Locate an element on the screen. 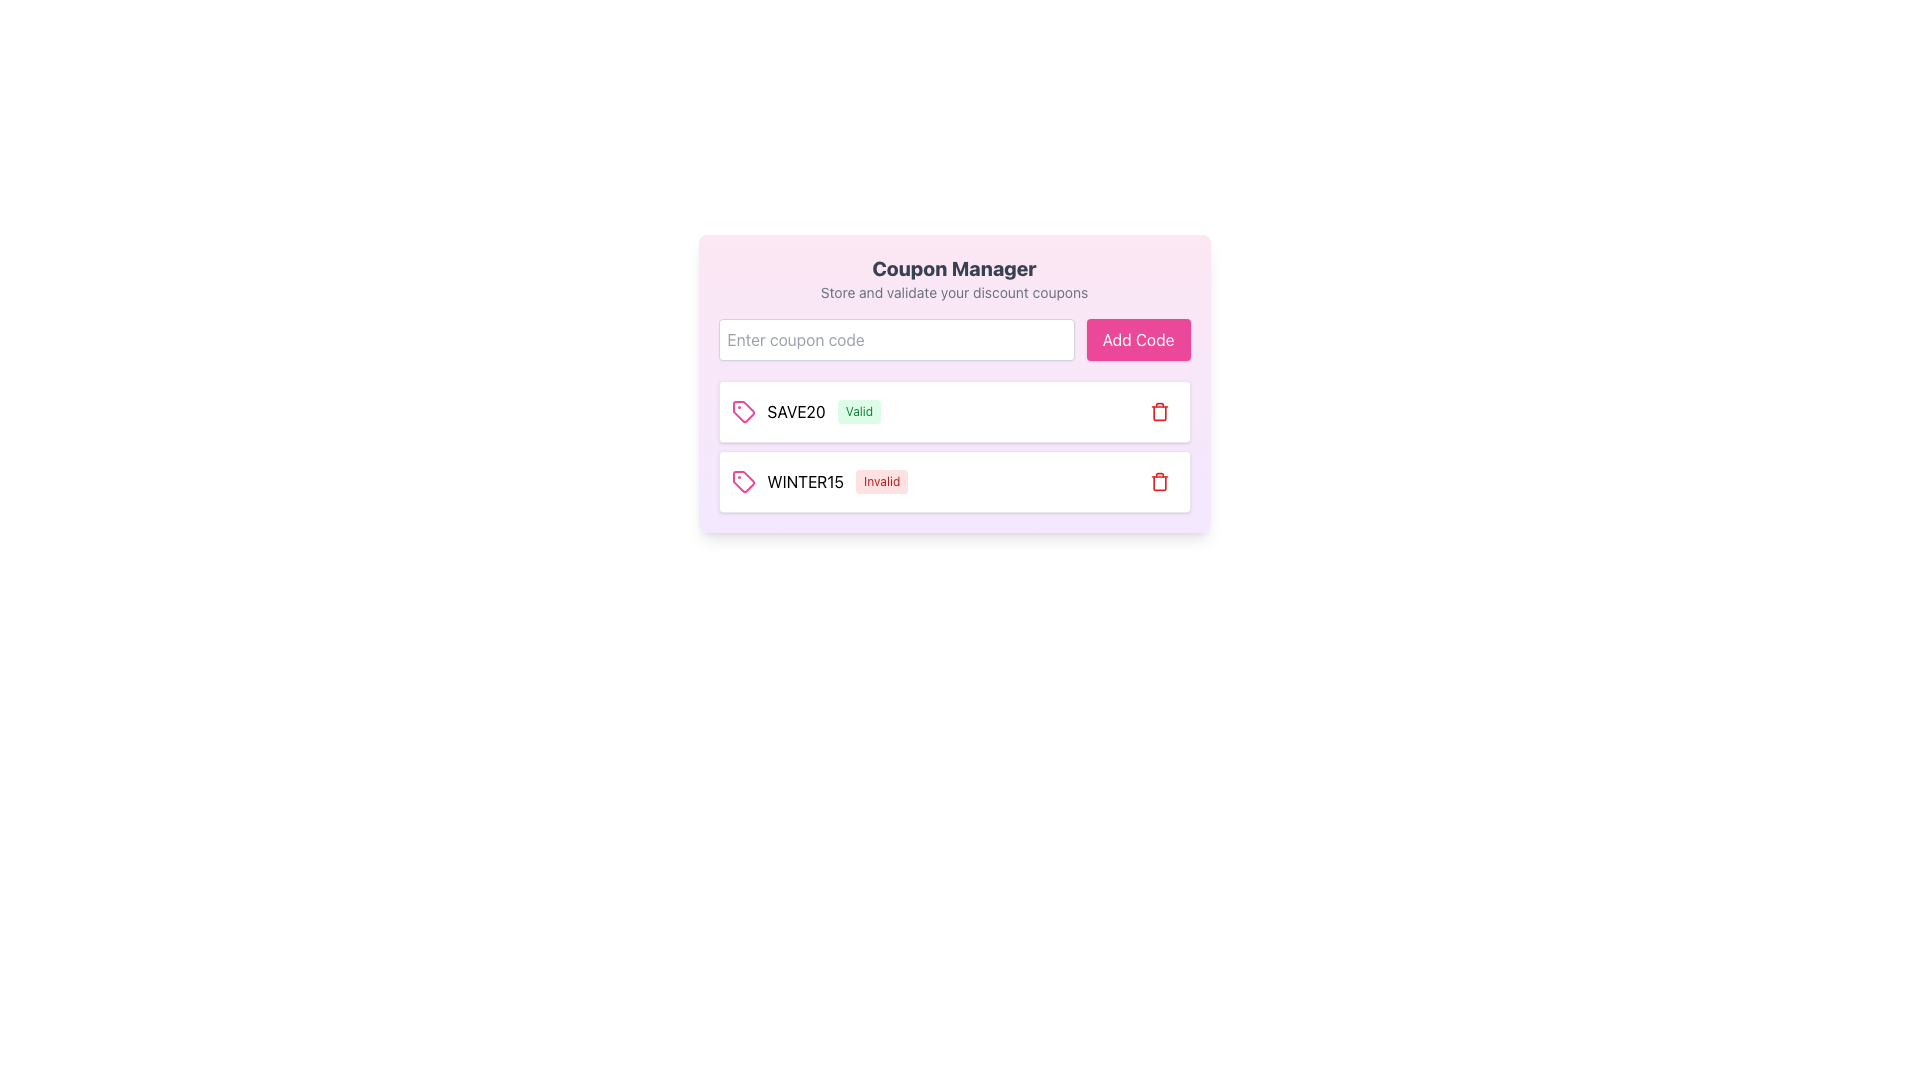 The image size is (1920, 1080). the curved rectangular shape resembling a trash can within the delete button's SVG icon, located on the right side of the second row of coupons near the 'WINTER15' code label is located at coordinates (1159, 483).